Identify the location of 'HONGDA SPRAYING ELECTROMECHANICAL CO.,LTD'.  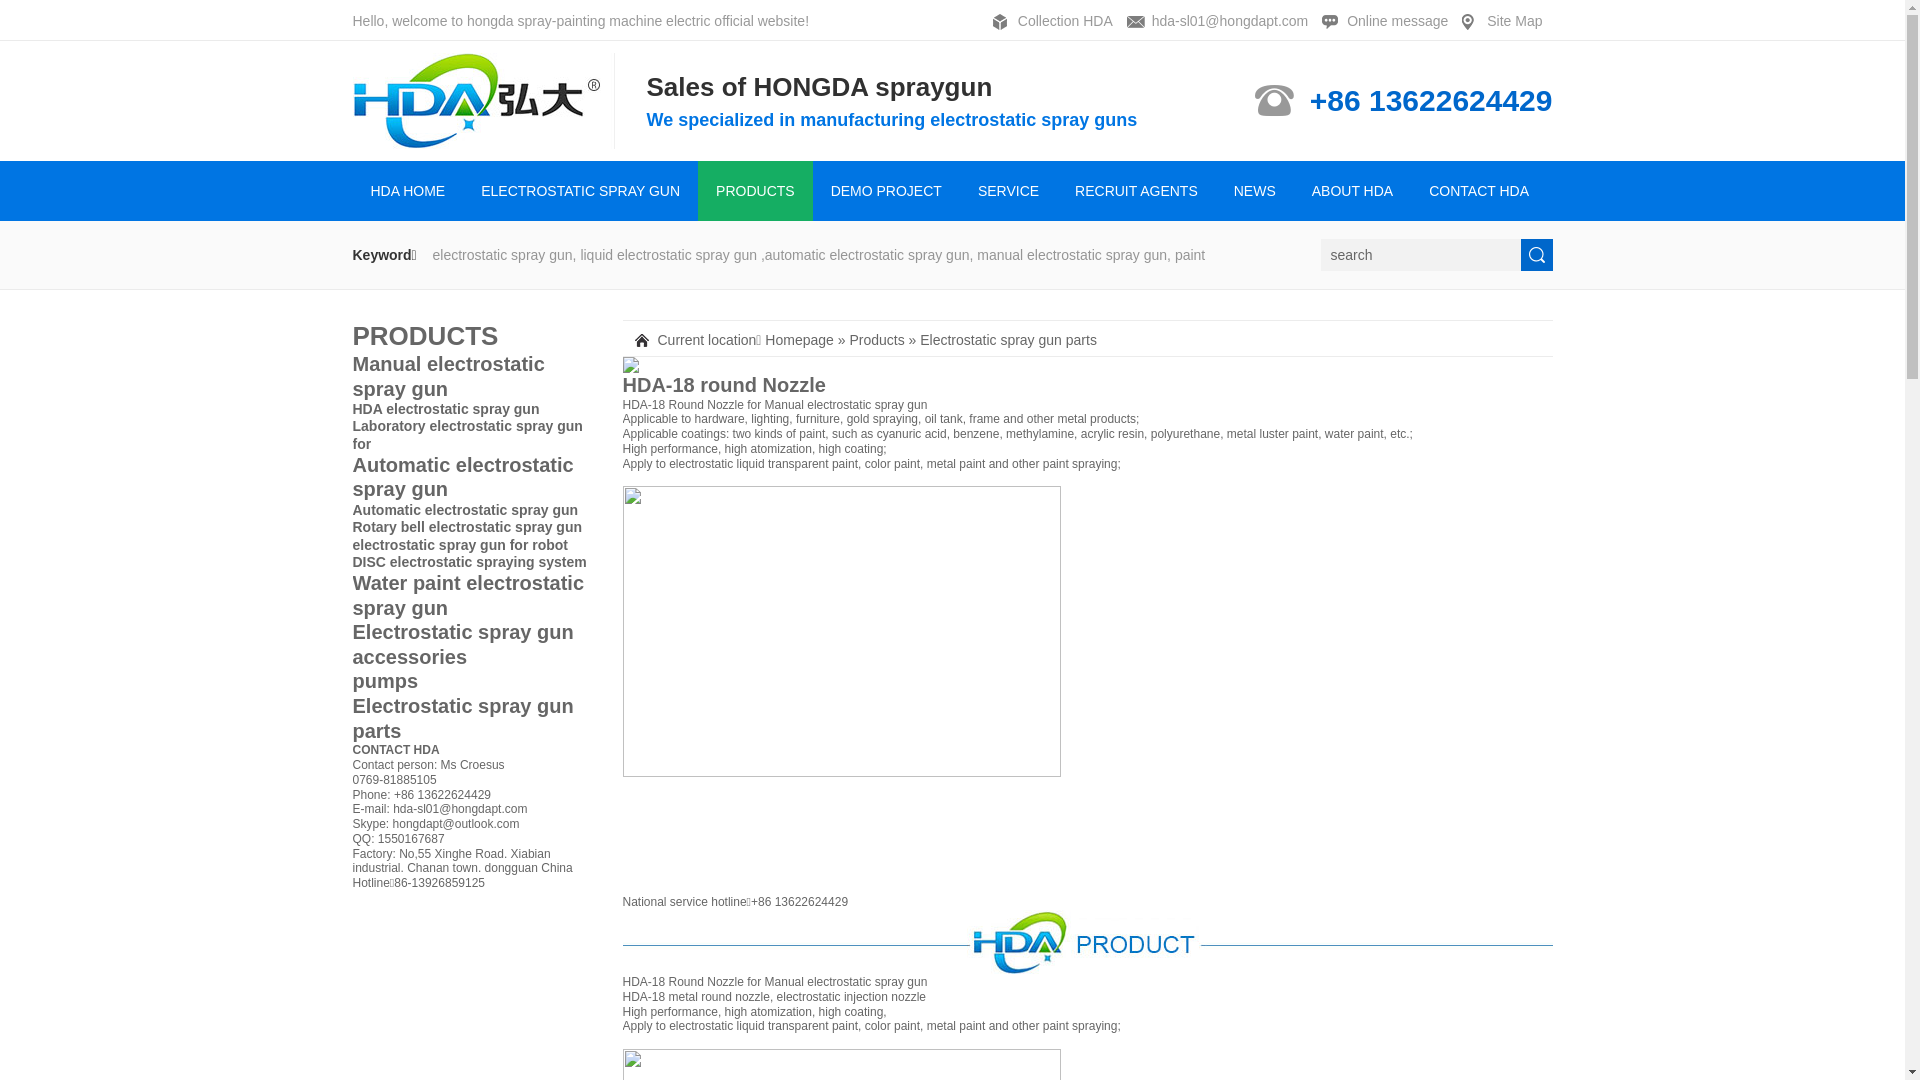
(484, 138).